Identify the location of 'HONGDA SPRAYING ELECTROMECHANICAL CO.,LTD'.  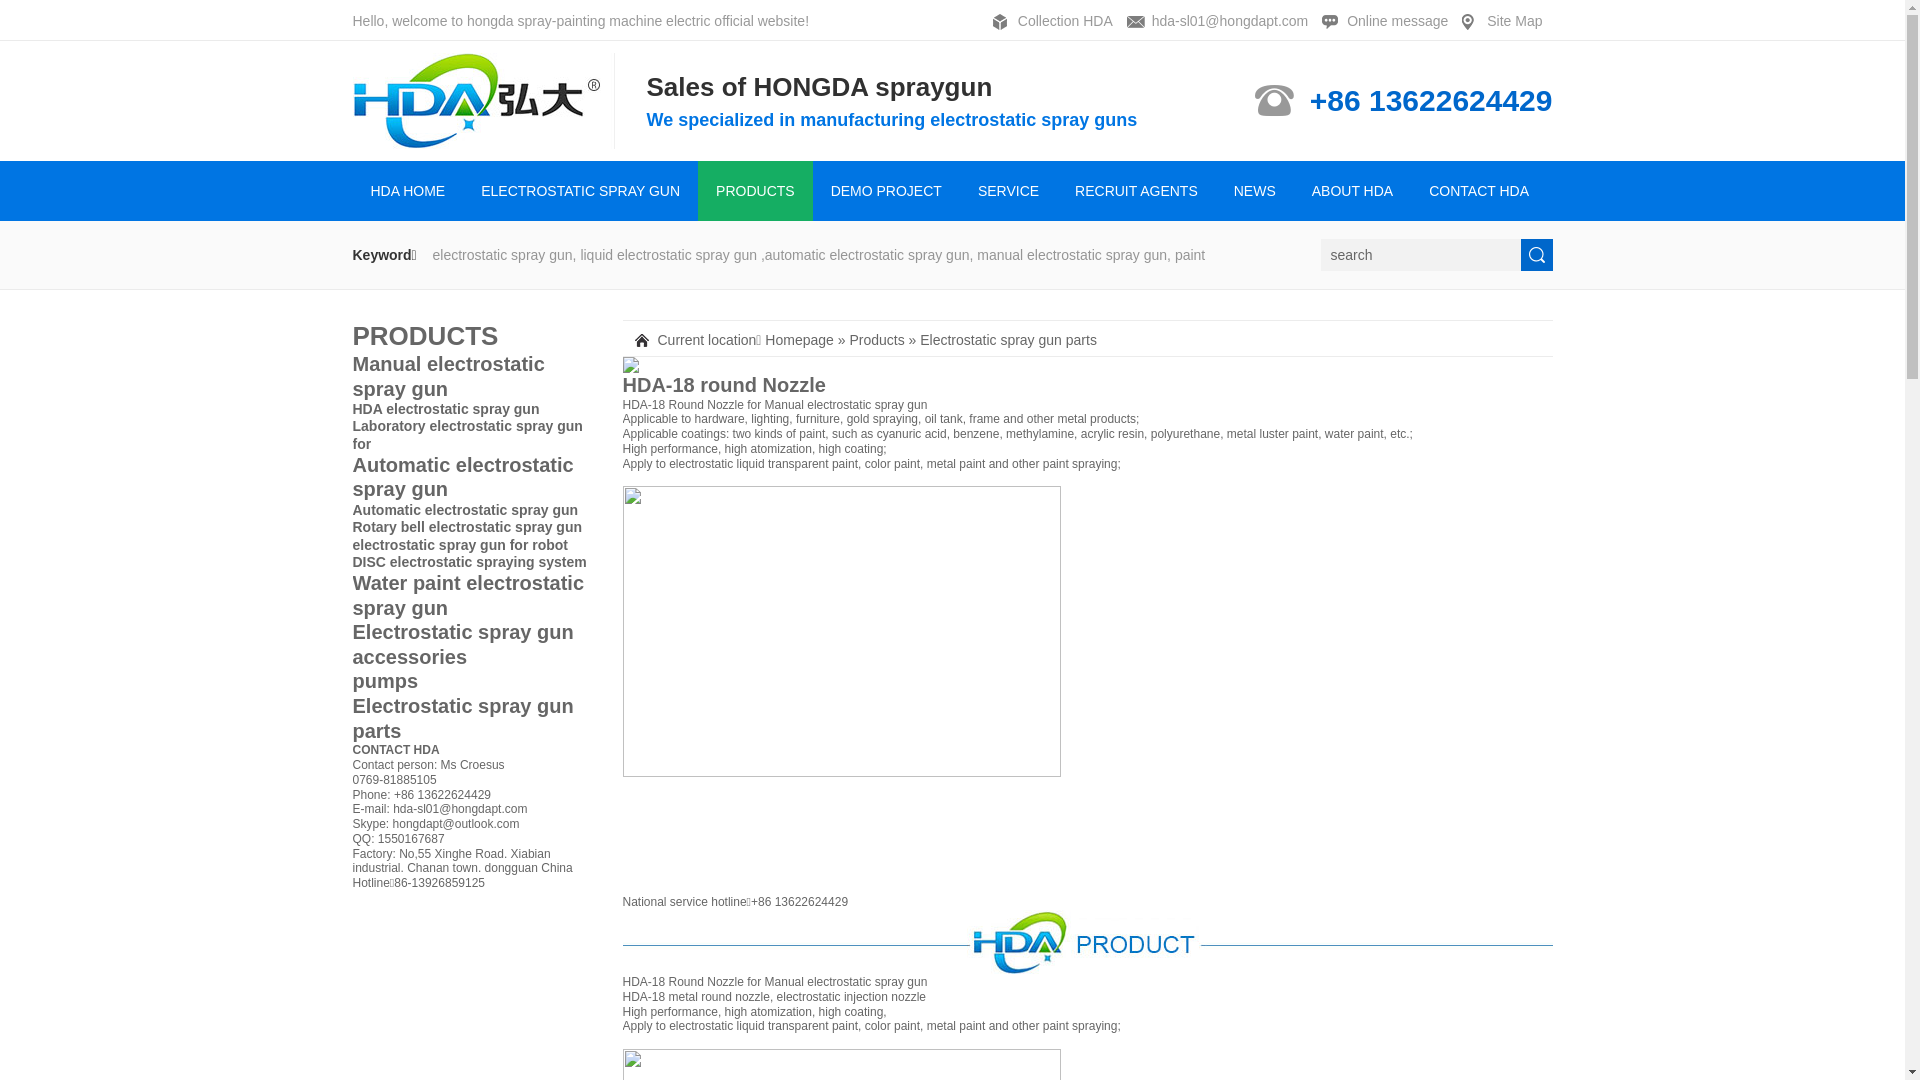
(484, 138).